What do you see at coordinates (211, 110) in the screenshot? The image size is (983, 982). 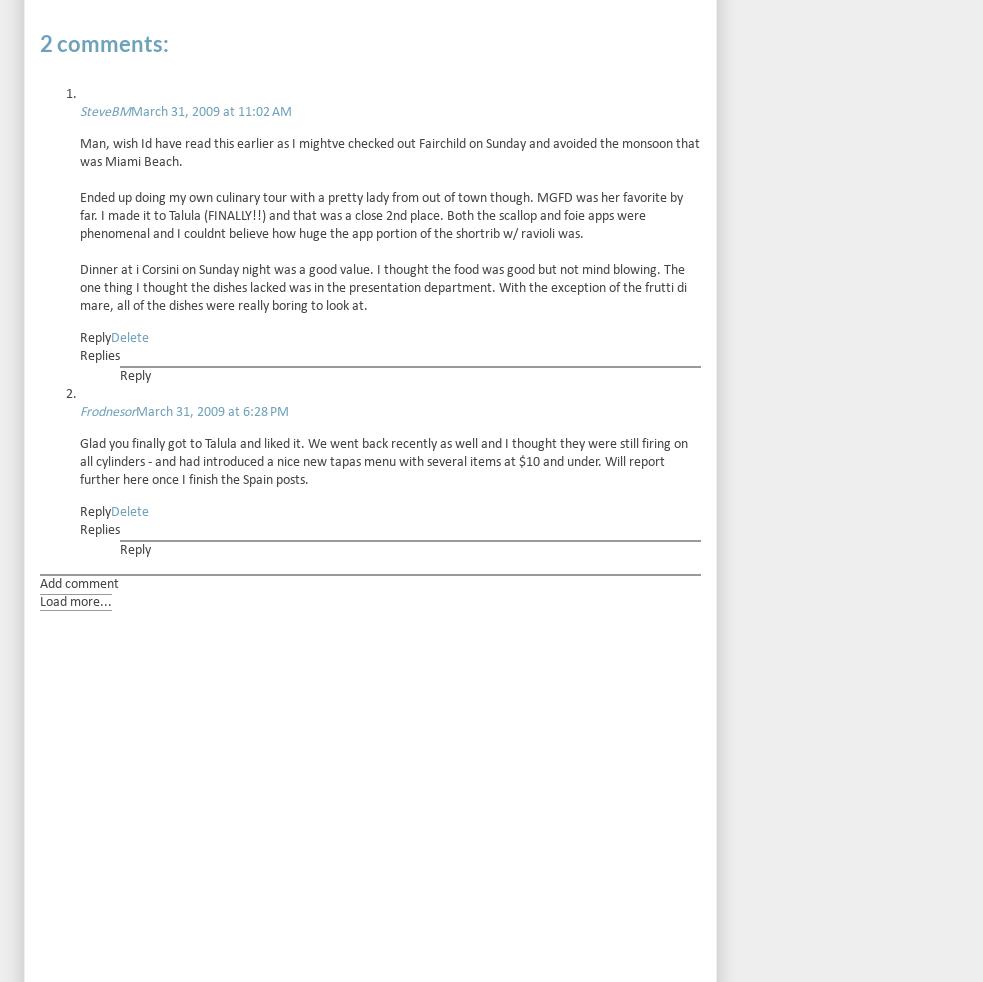 I see `'March 31, 2009 at 11:02 AM'` at bounding box center [211, 110].